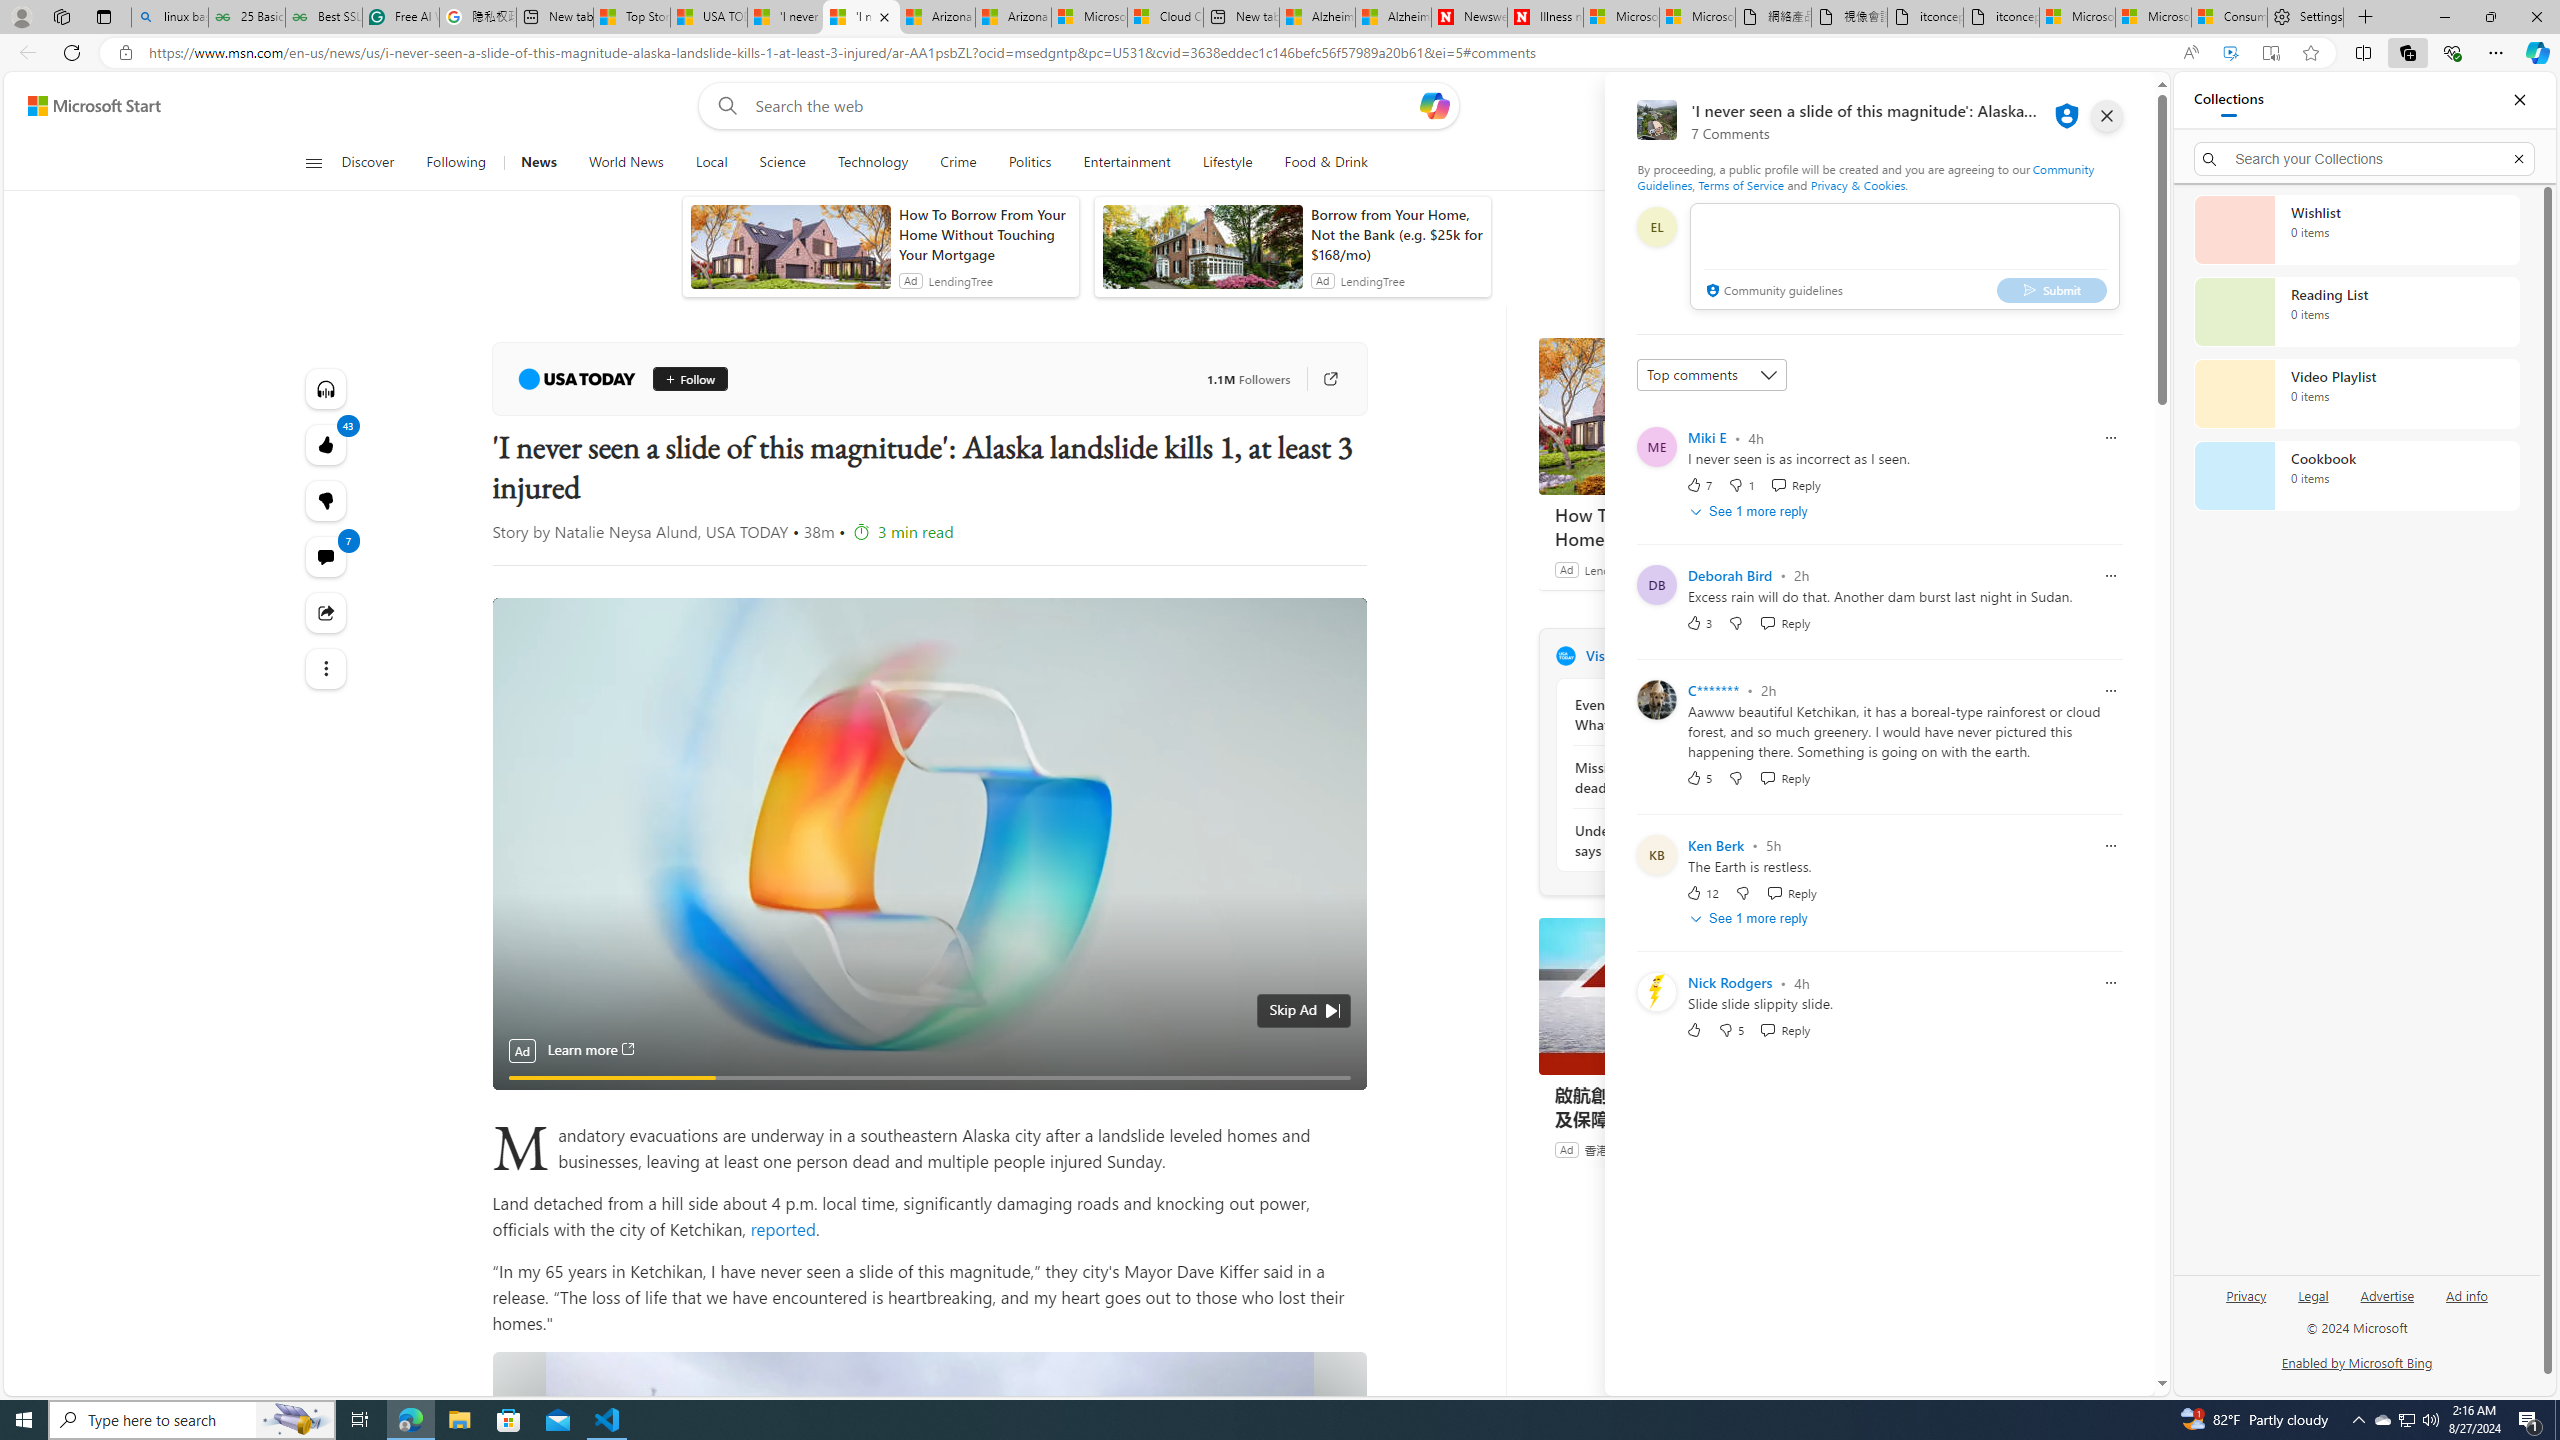 This screenshot has height=1440, width=2560. I want to click on 'Cookbook collection, 0 items', so click(2356, 474).